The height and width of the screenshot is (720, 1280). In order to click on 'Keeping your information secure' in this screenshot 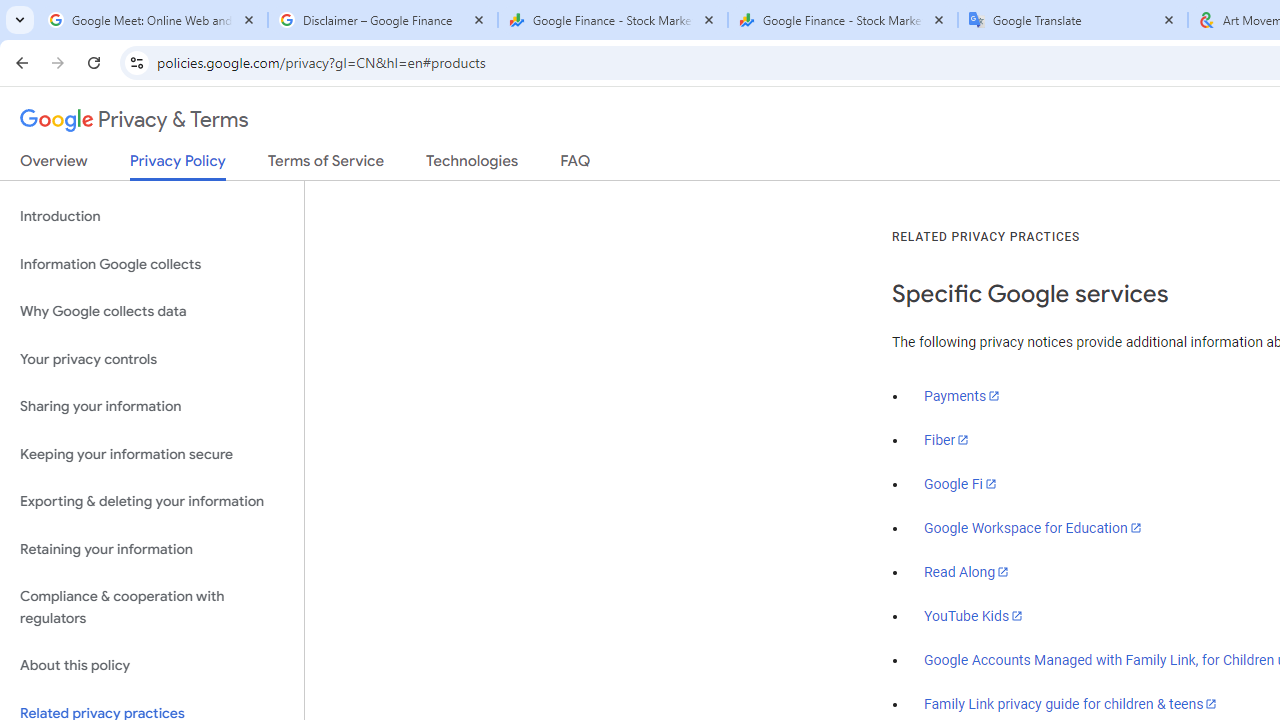, I will do `click(151, 454)`.